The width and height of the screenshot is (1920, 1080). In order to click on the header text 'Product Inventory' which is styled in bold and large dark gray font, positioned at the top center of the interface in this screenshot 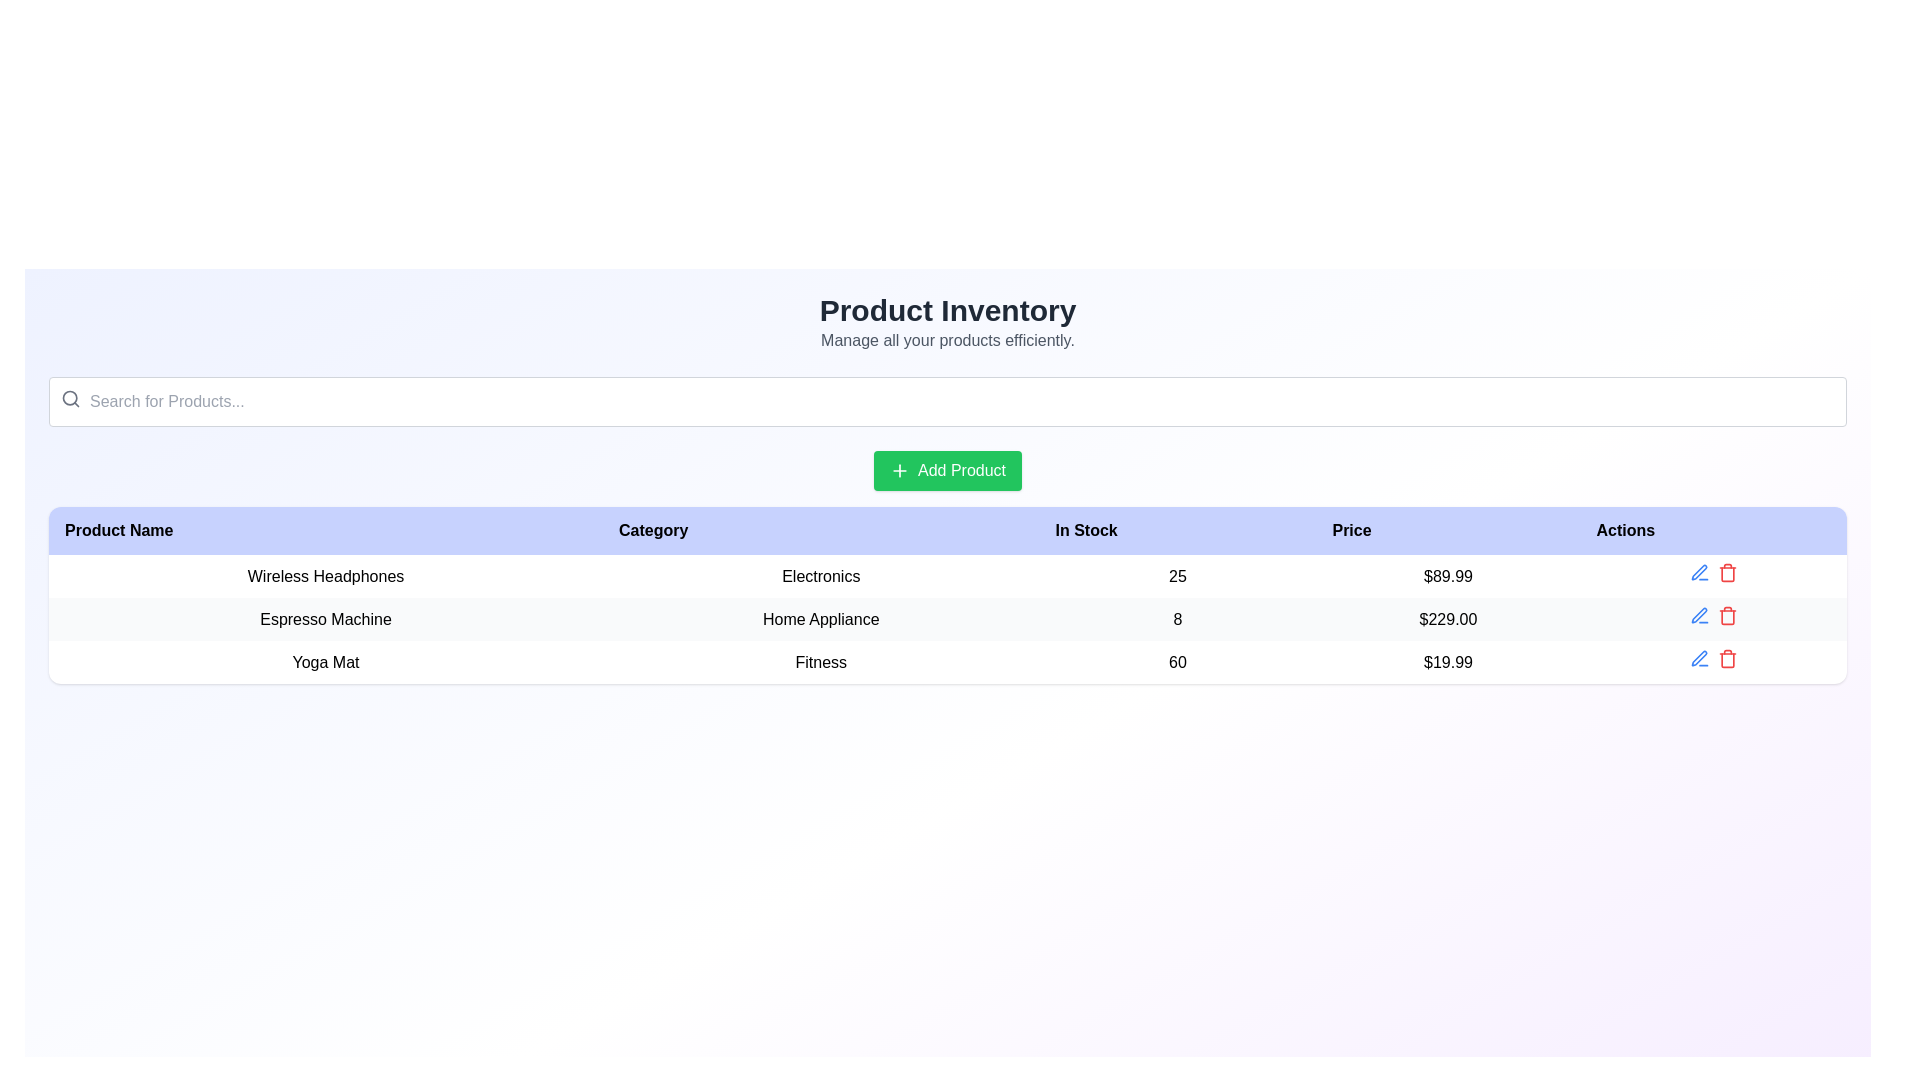, I will do `click(947, 311)`.